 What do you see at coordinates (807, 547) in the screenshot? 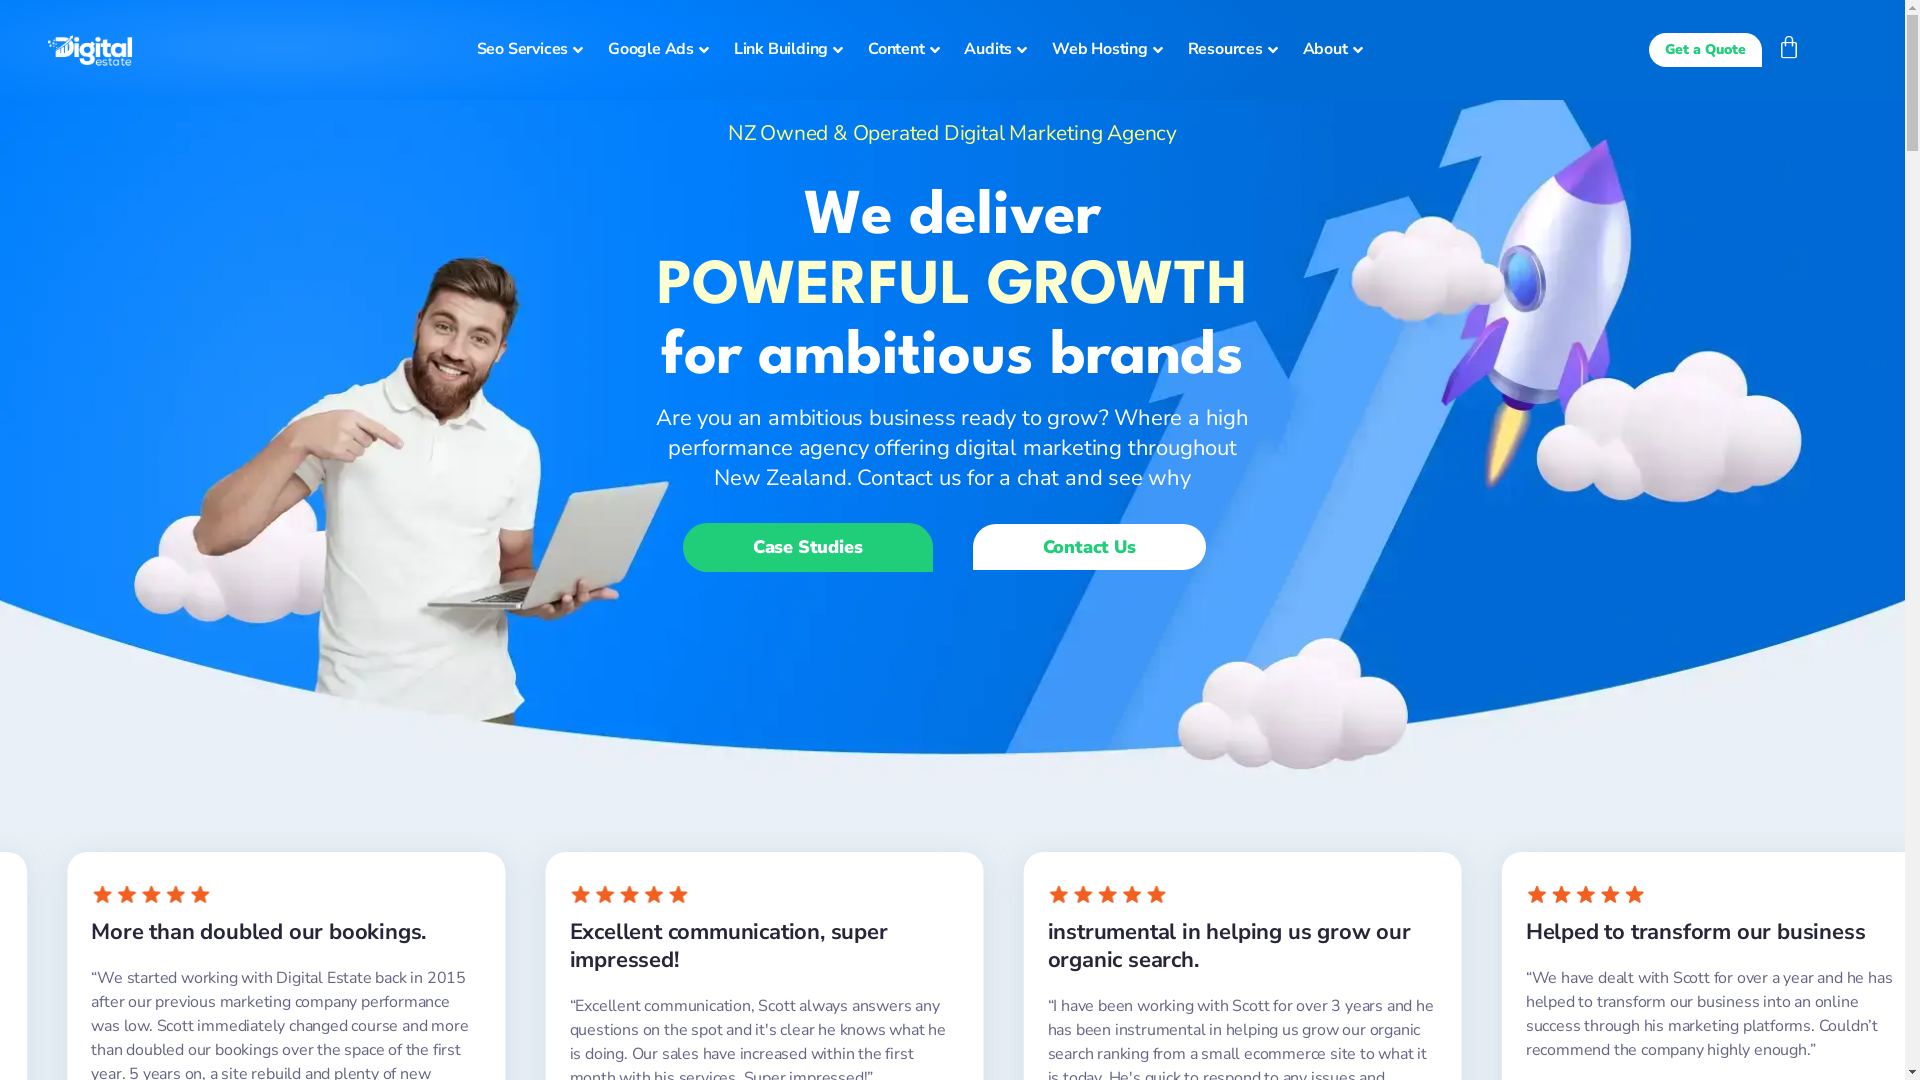
I see `'Case Studies'` at bounding box center [807, 547].